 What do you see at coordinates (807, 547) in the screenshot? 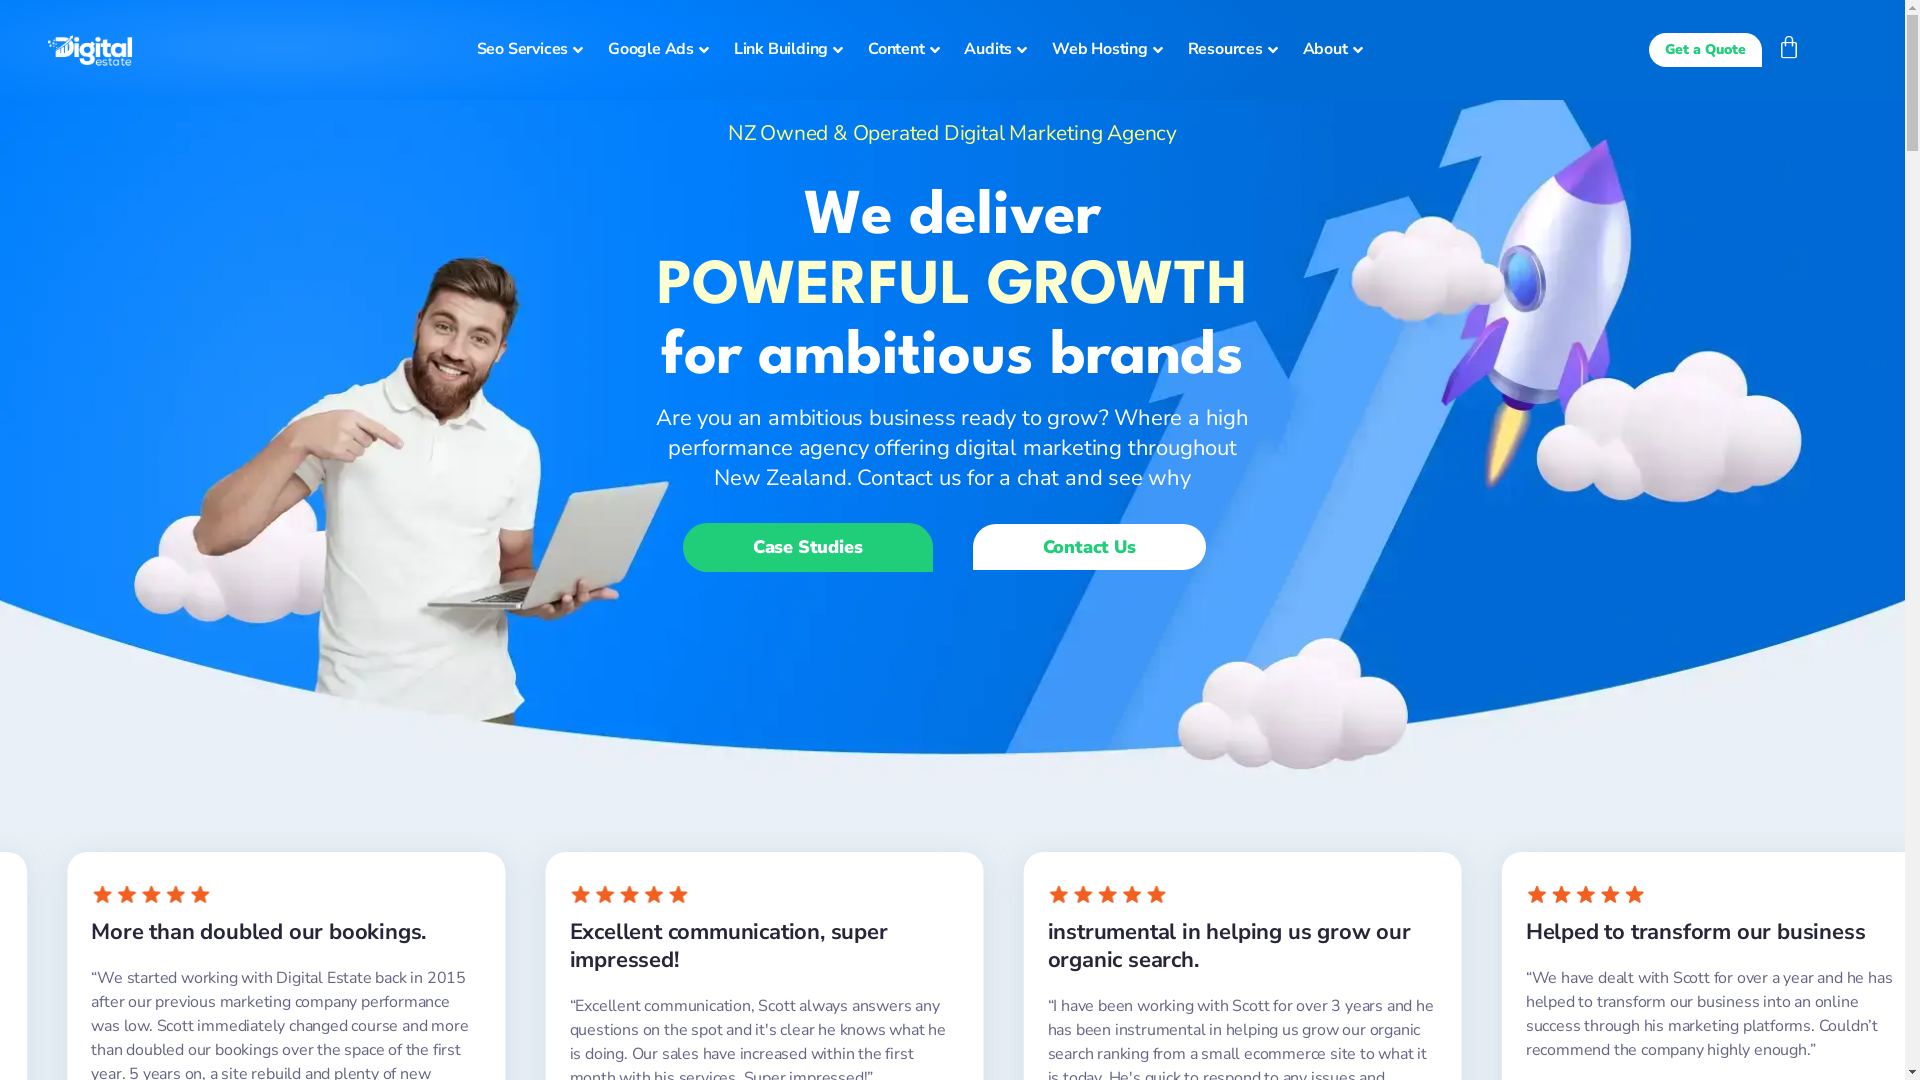
I see `'Case Studies'` at bounding box center [807, 547].